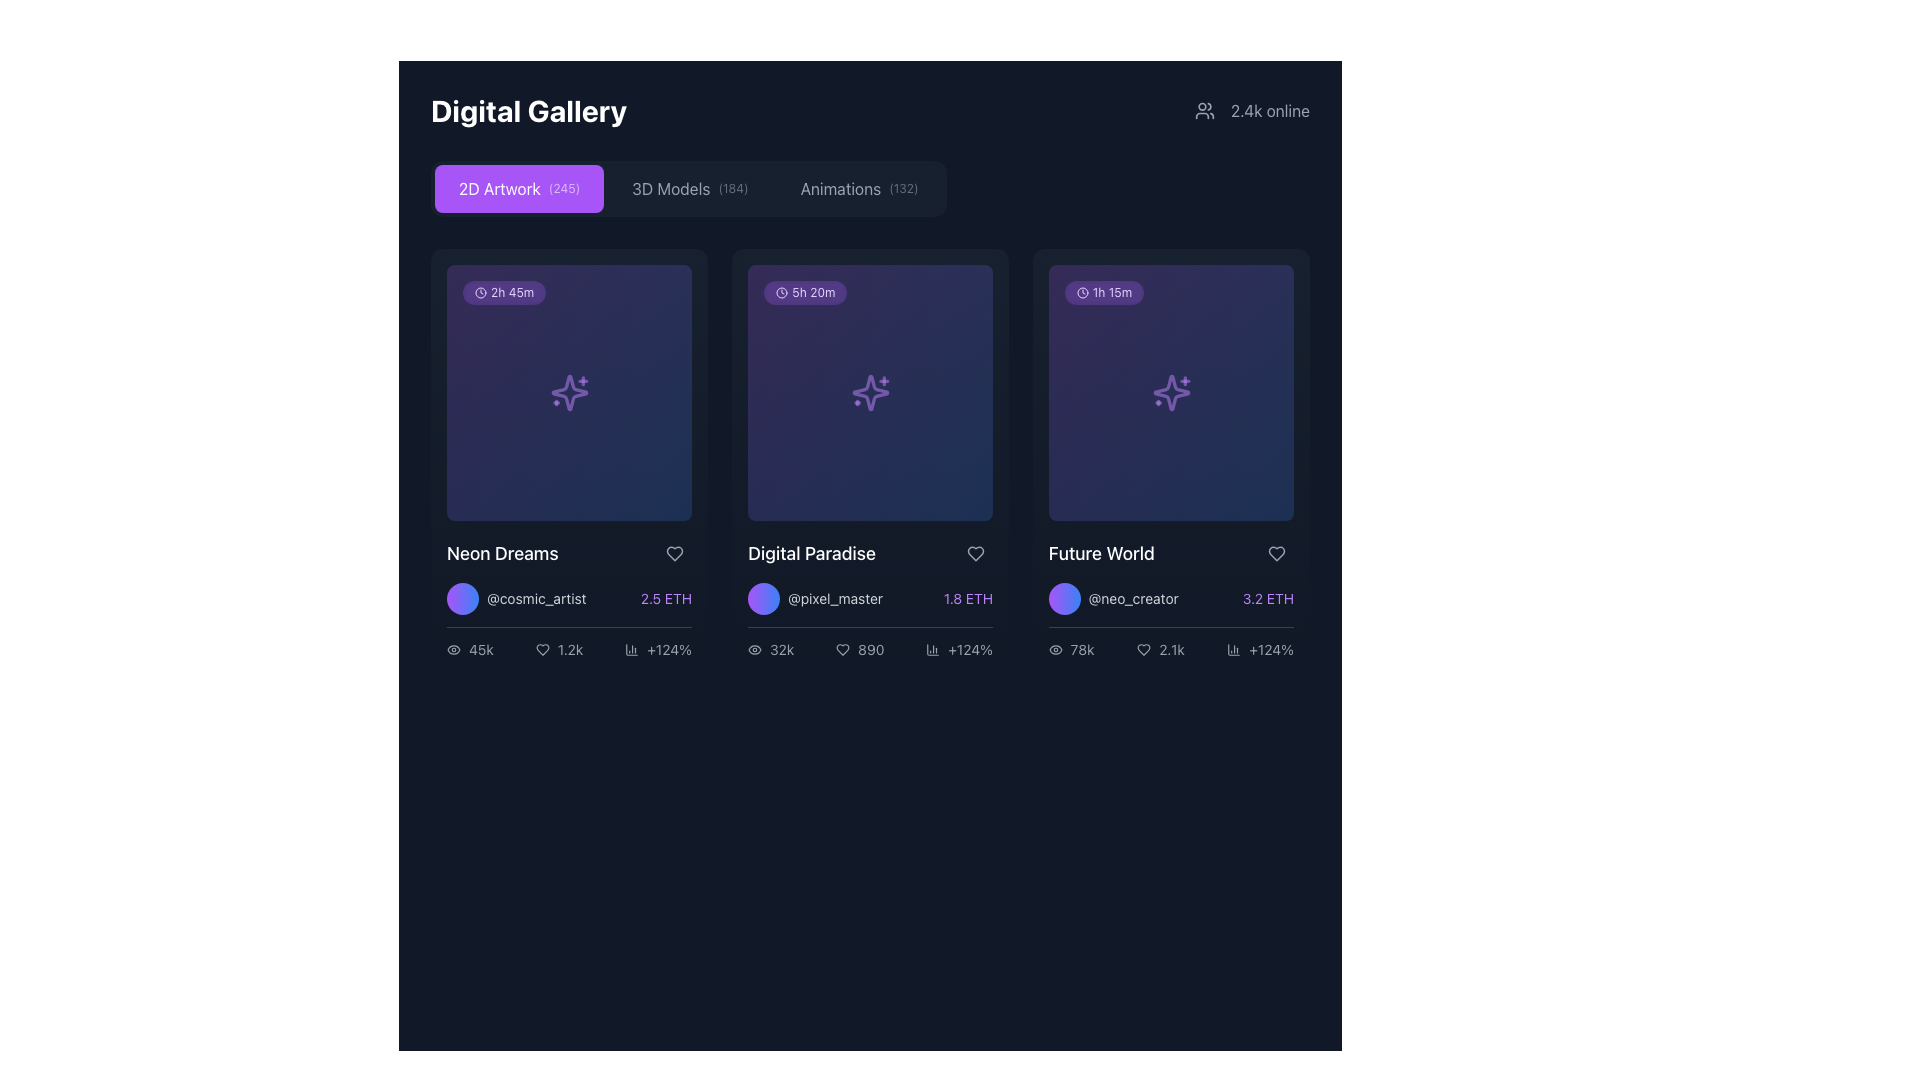 The width and height of the screenshot is (1920, 1080). I want to click on the centered, stylized purple sparkles icon within the dark gradient card background for the 'Neon Dreams' listing, so click(568, 393).